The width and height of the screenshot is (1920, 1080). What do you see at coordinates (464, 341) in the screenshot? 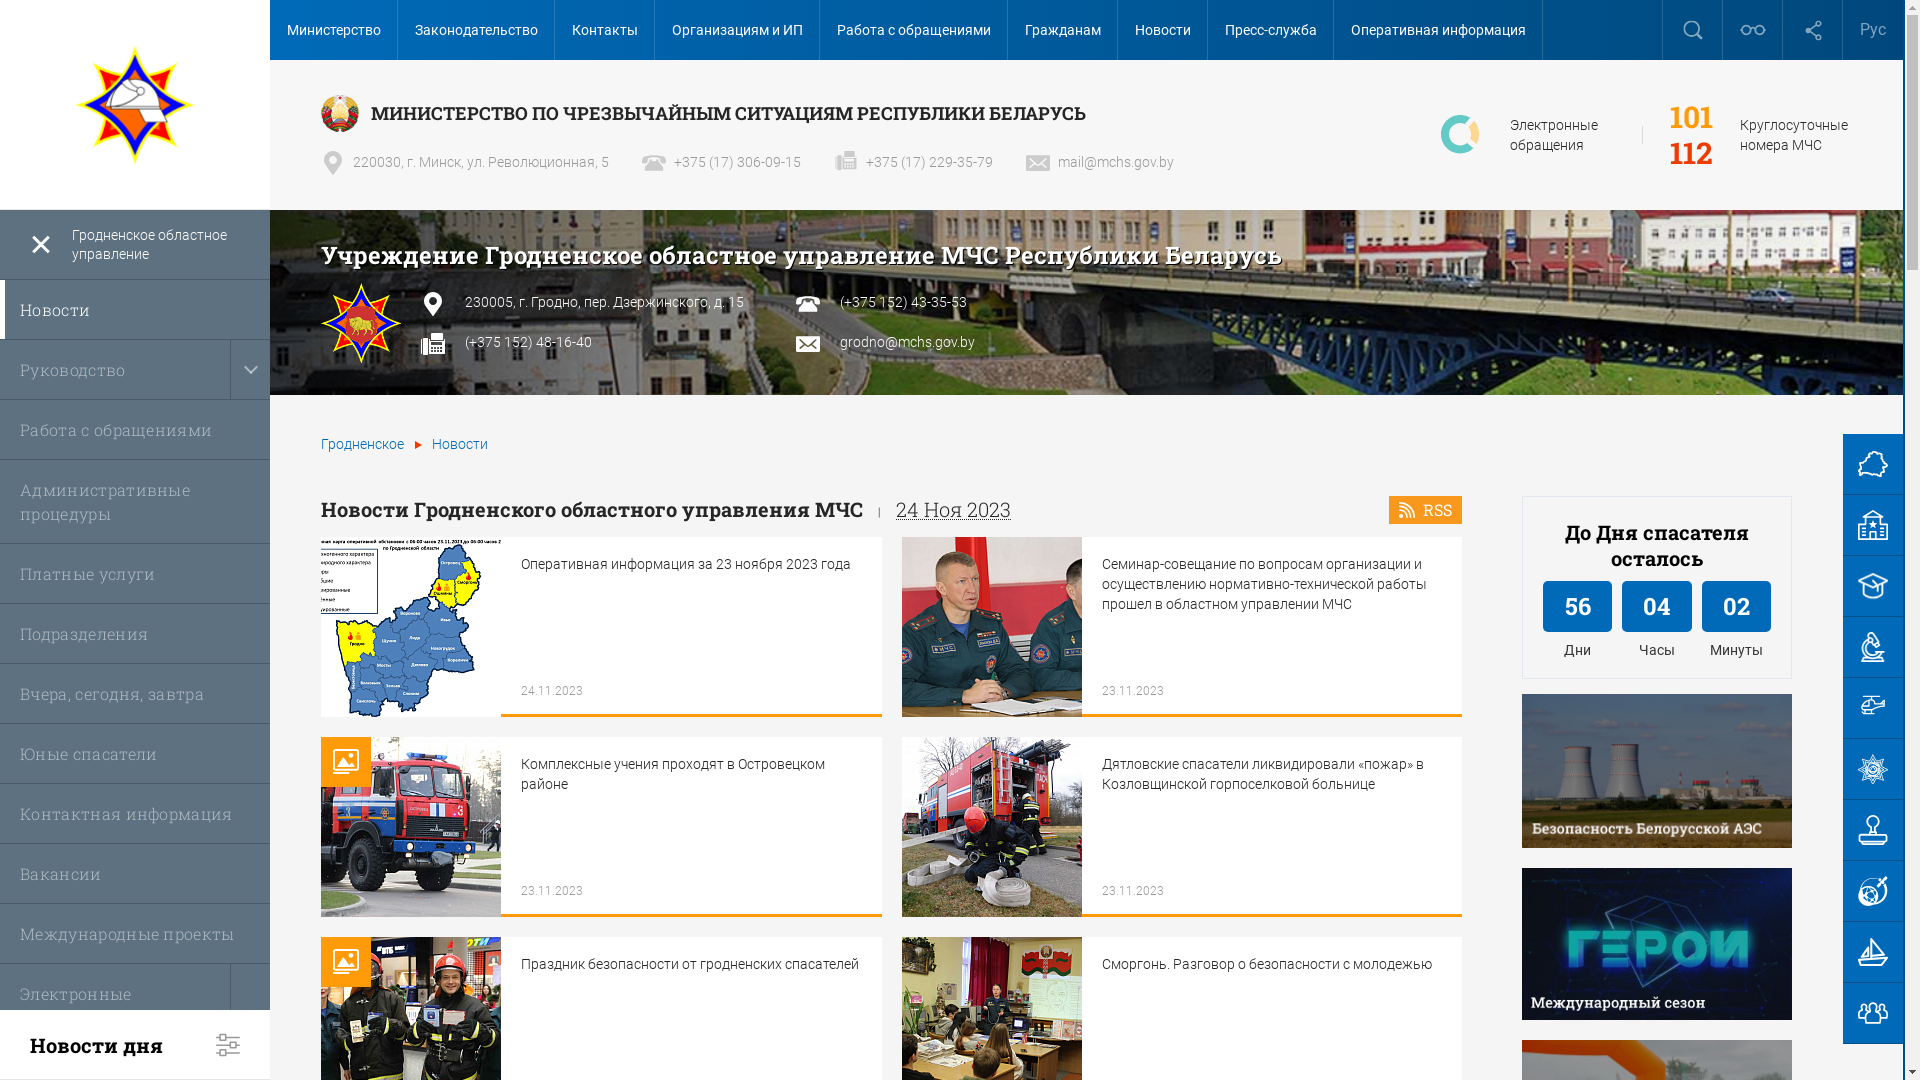
I see `'(+375 152) 48-16-40'` at bounding box center [464, 341].